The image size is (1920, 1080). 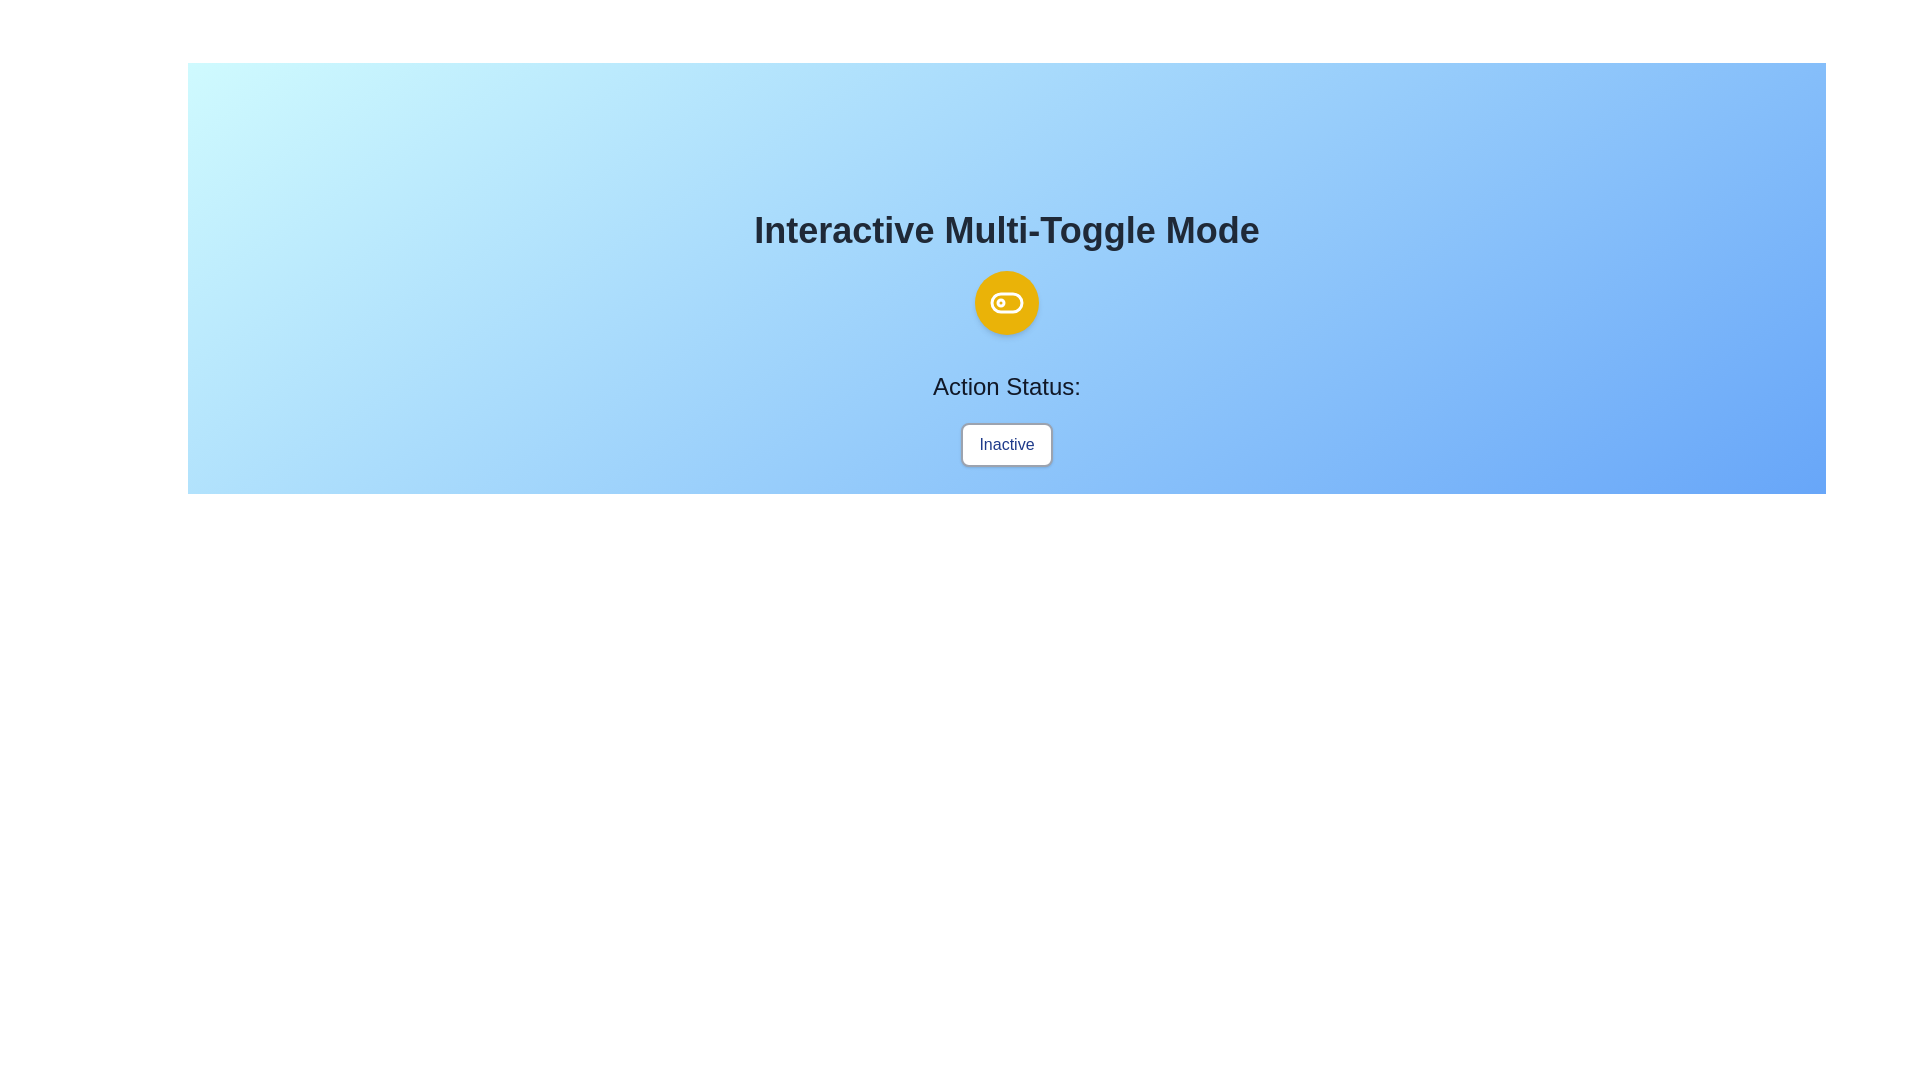 What do you see at coordinates (1007, 303) in the screenshot?
I see `the circular button to toggle its state` at bounding box center [1007, 303].